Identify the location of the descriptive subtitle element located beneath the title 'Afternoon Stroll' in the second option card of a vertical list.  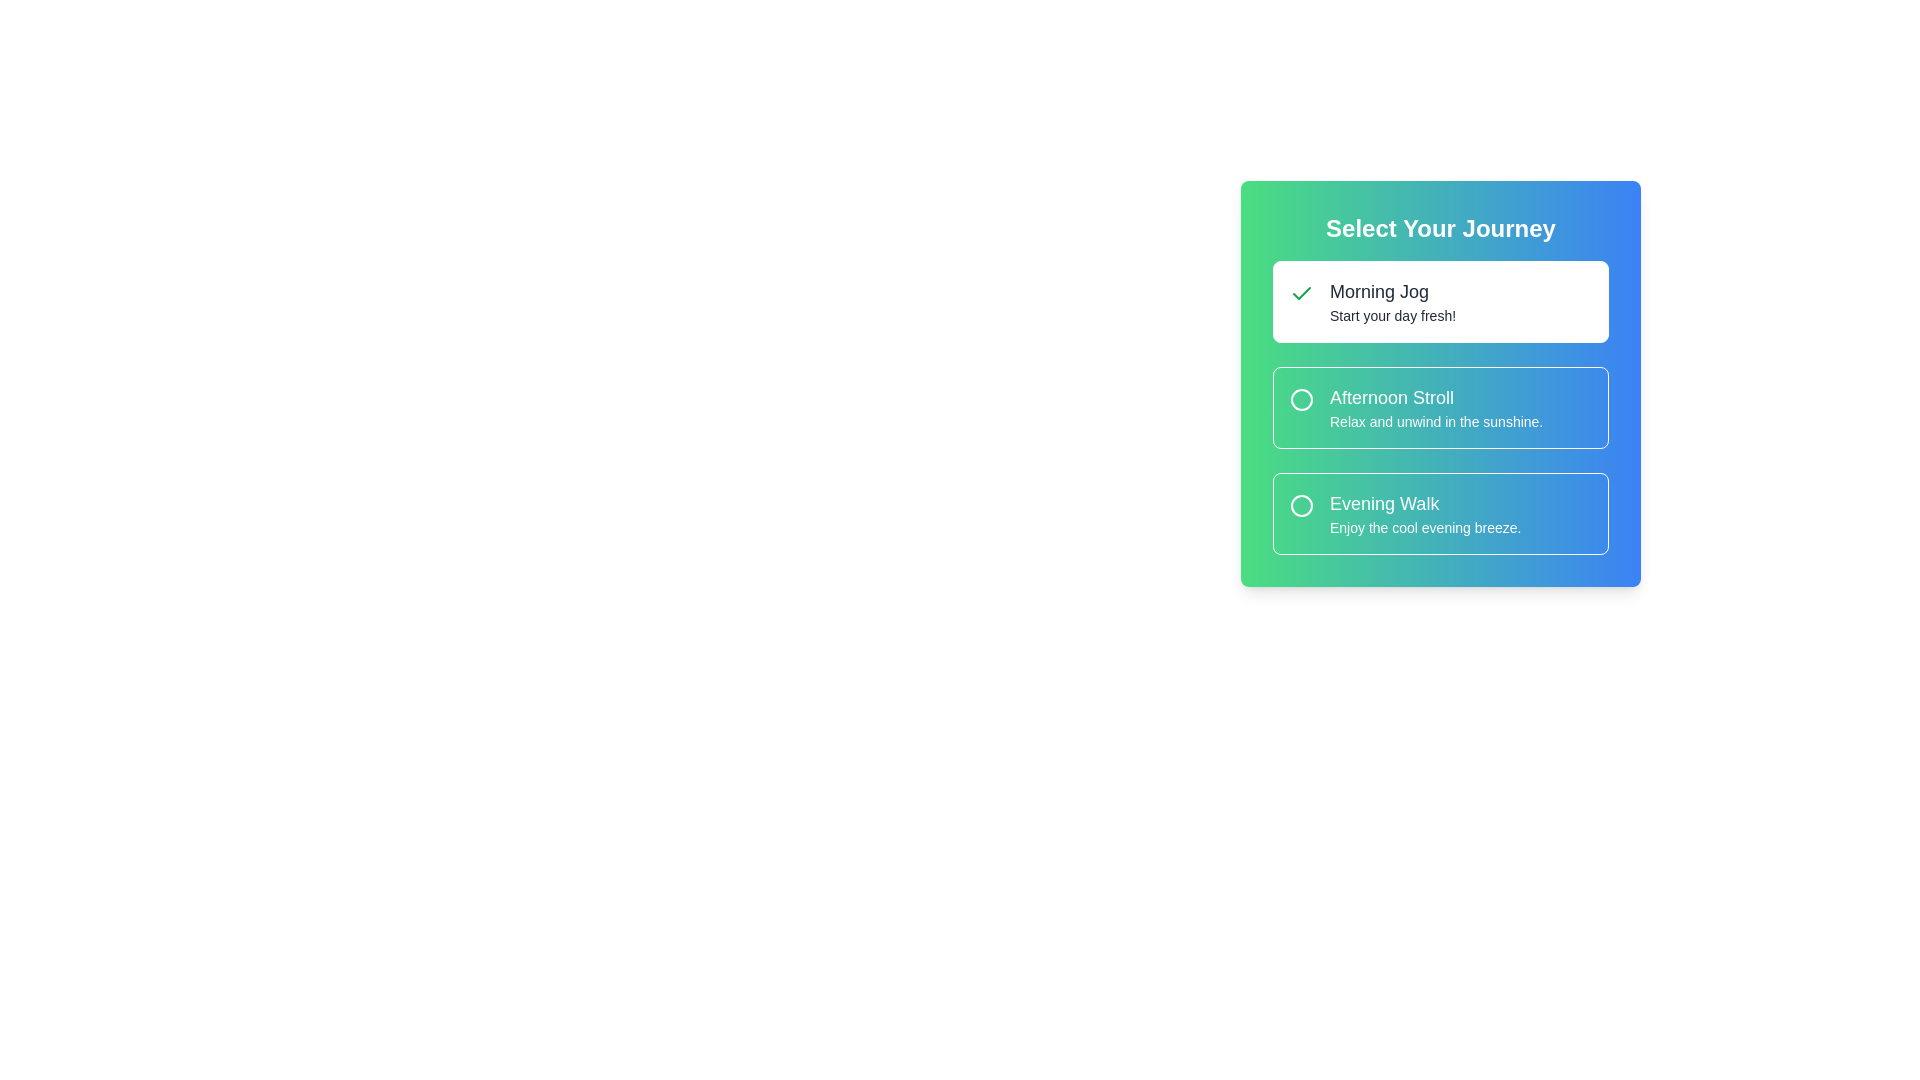
(1435, 420).